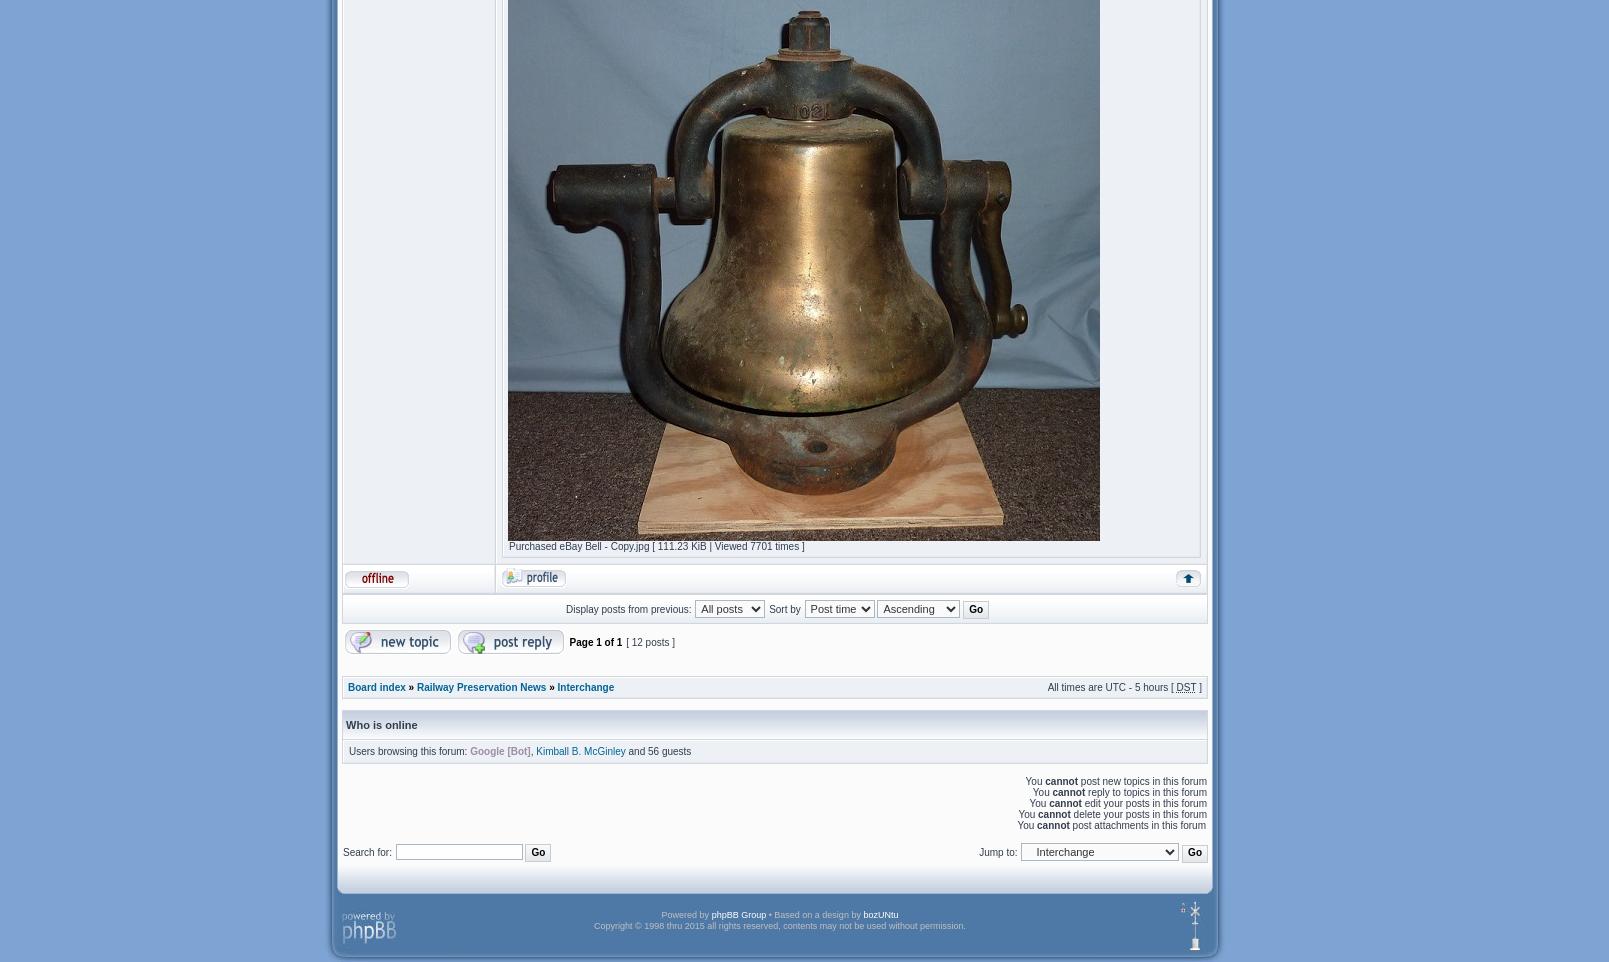 The width and height of the screenshot is (1609, 962). I want to click on 'All times are UTC - 5 hours [', so click(1111, 686).